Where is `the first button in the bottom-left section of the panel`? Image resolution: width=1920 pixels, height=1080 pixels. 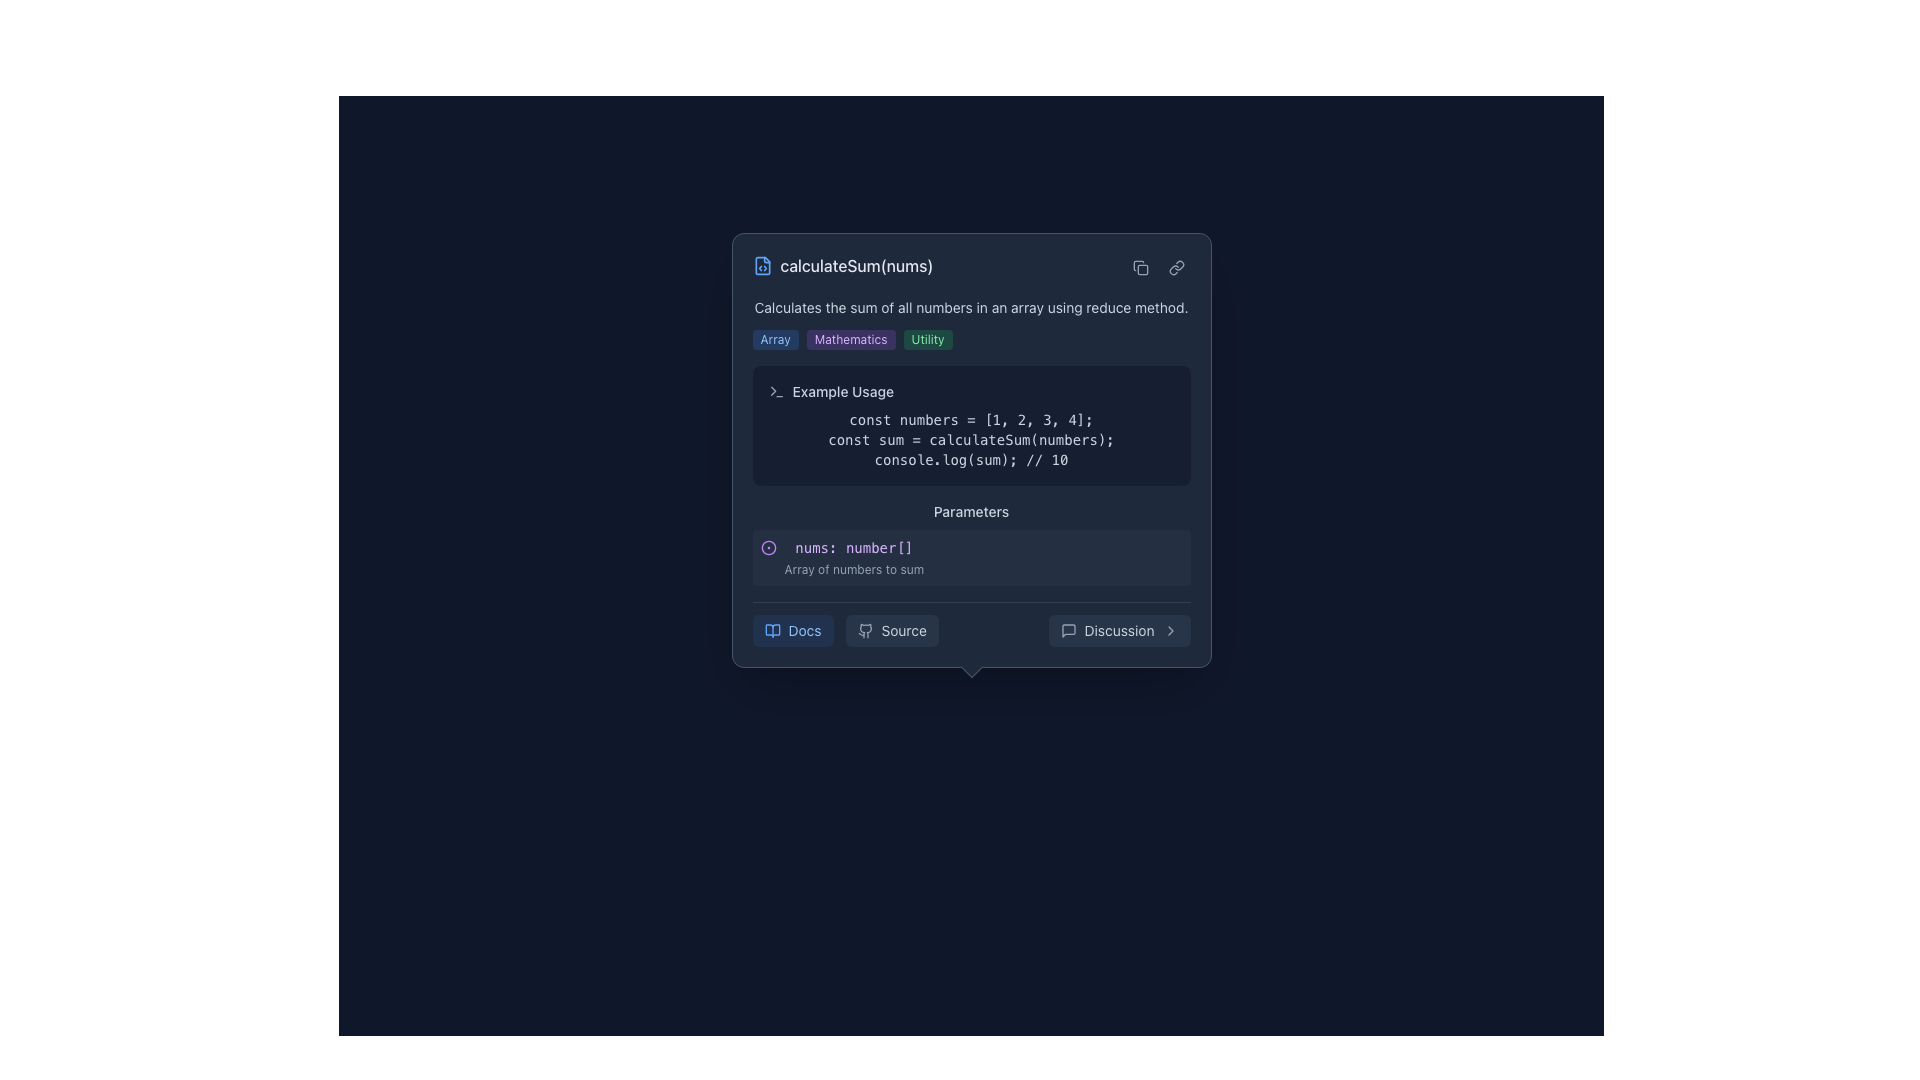 the first button in the bottom-left section of the panel is located at coordinates (791, 631).